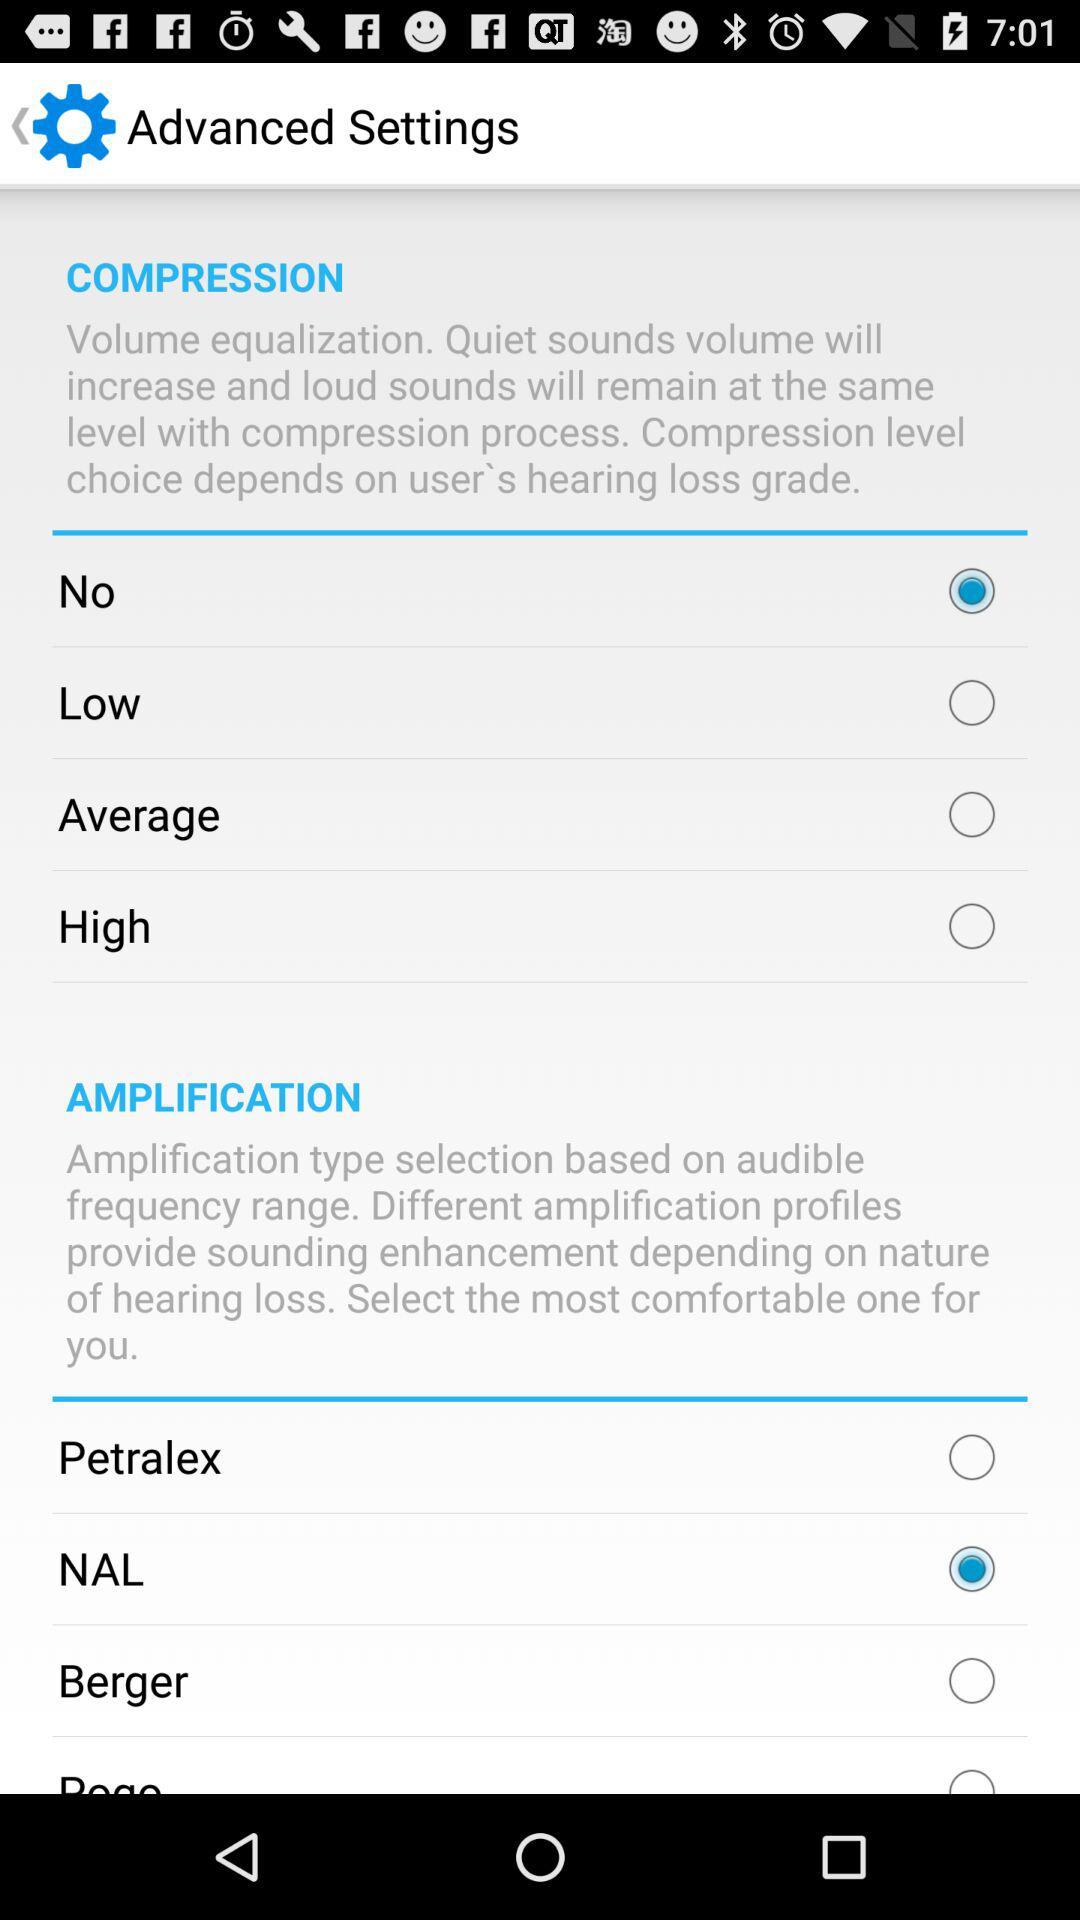 The image size is (1080, 1920). Describe the element at coordinates (971, 589) in the screenshot. I see `choose your choice` at that location.